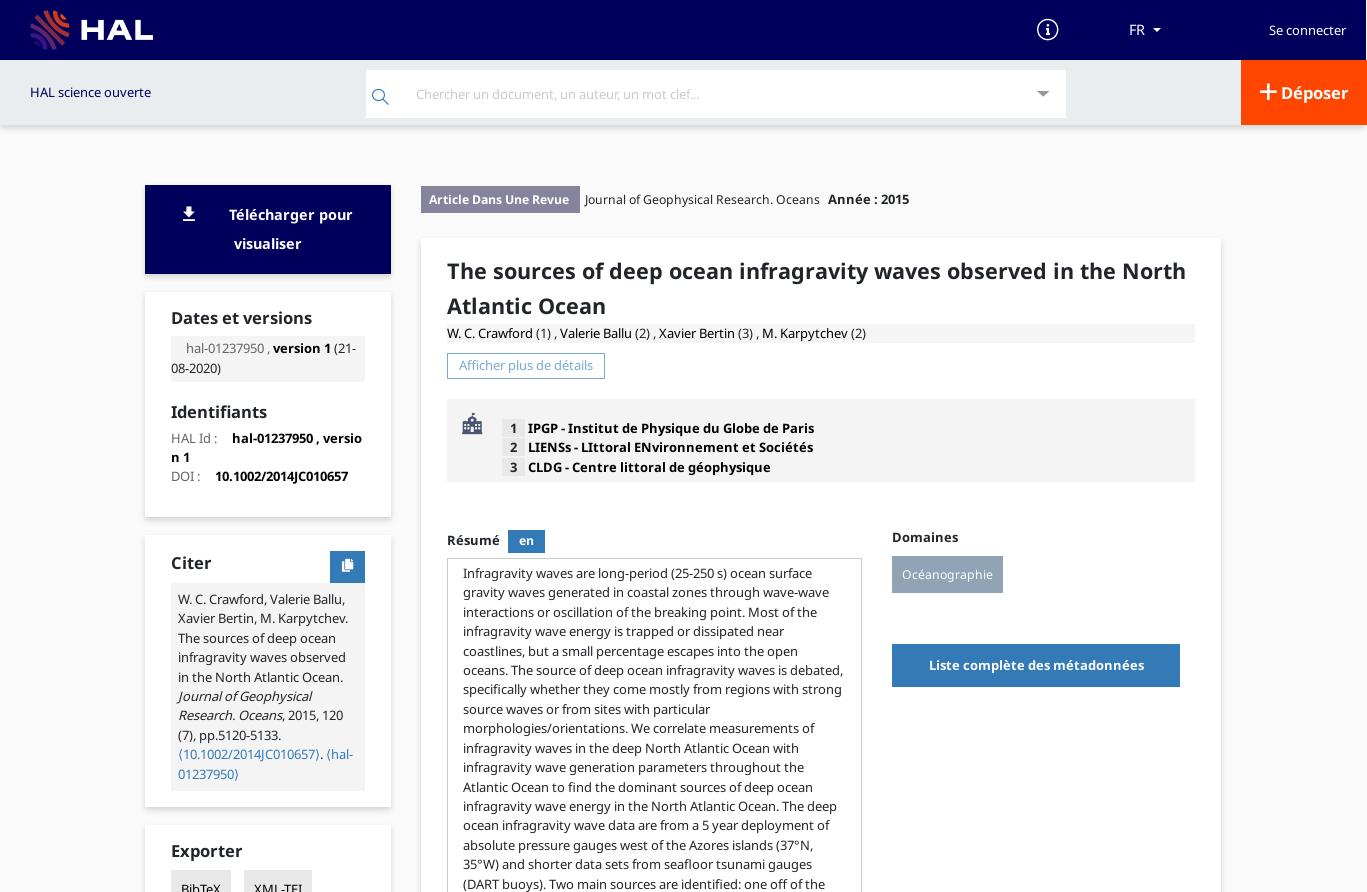  I want to click on 'FR', so click(1136, 29).